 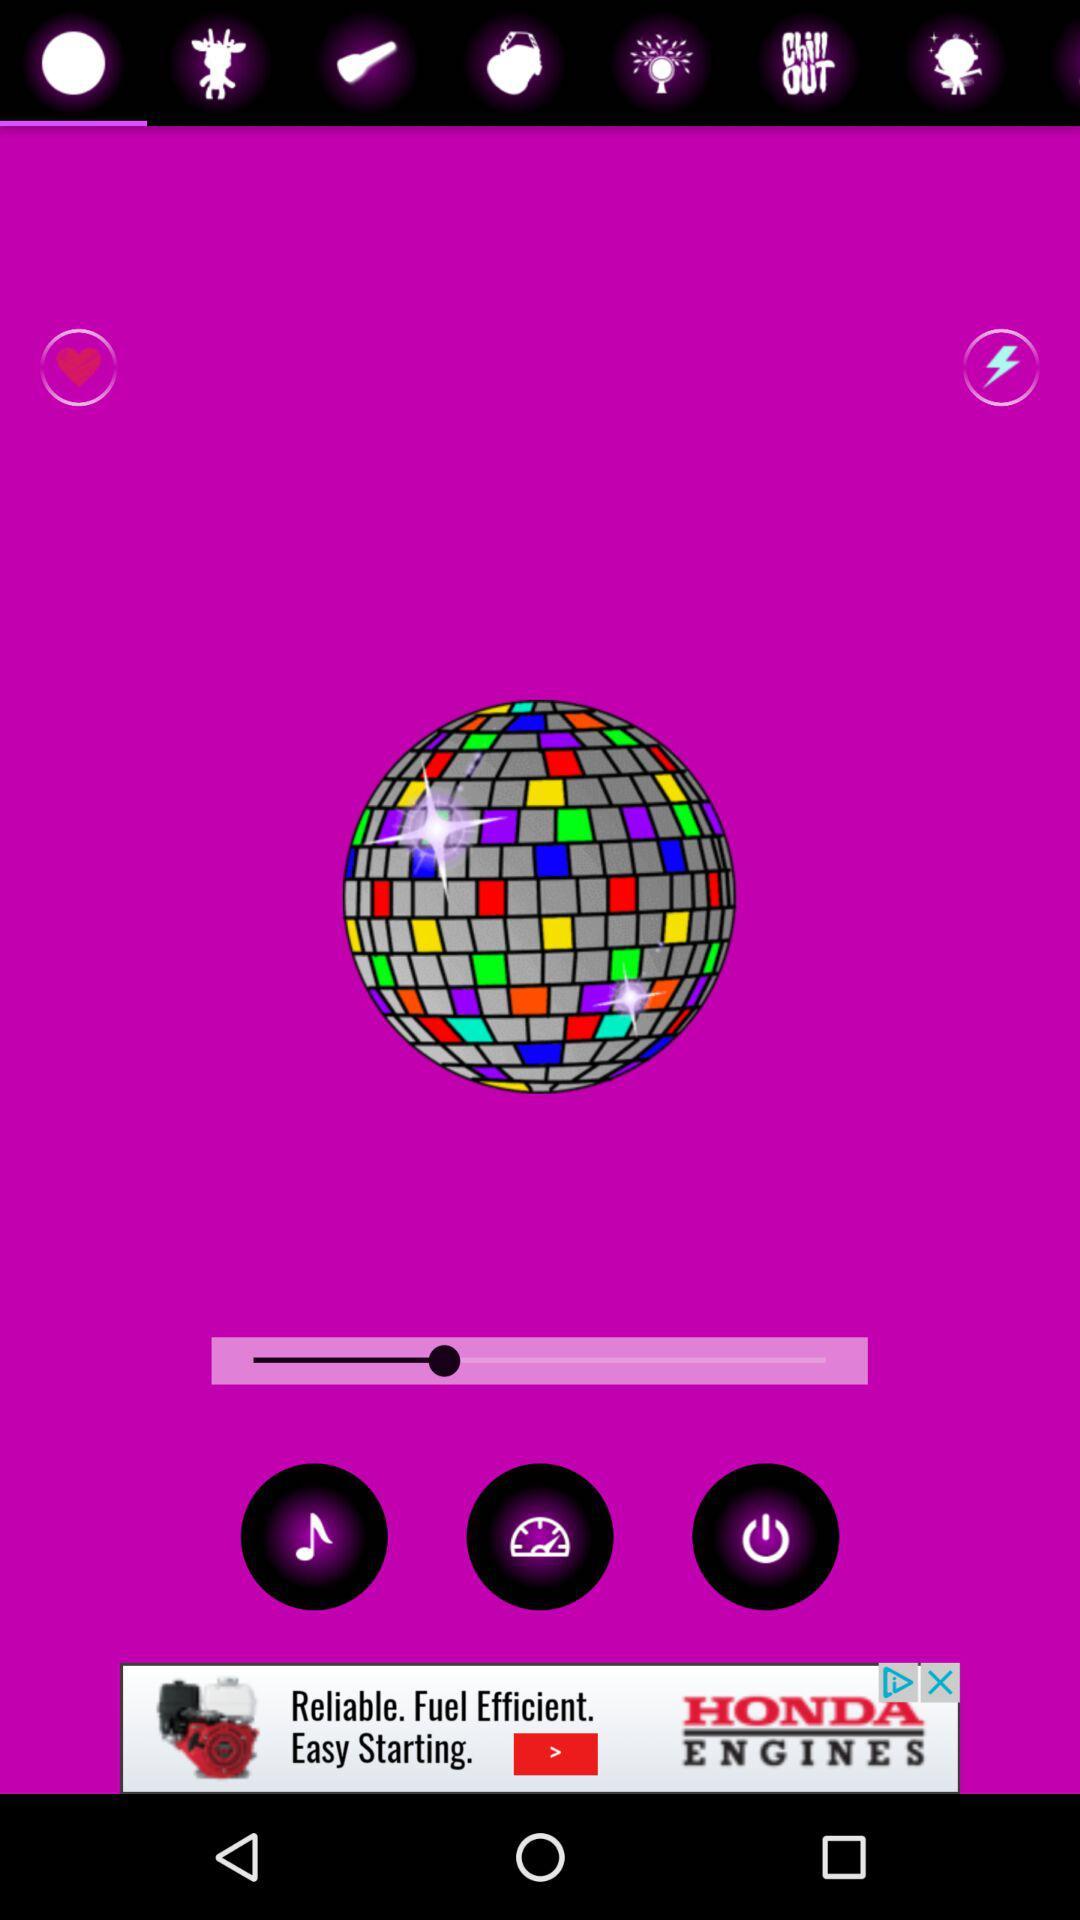 What do you see at coordinates (540, 1727) in the screenshot?
I see `advertisements image` at bounding box center [540, 1727].